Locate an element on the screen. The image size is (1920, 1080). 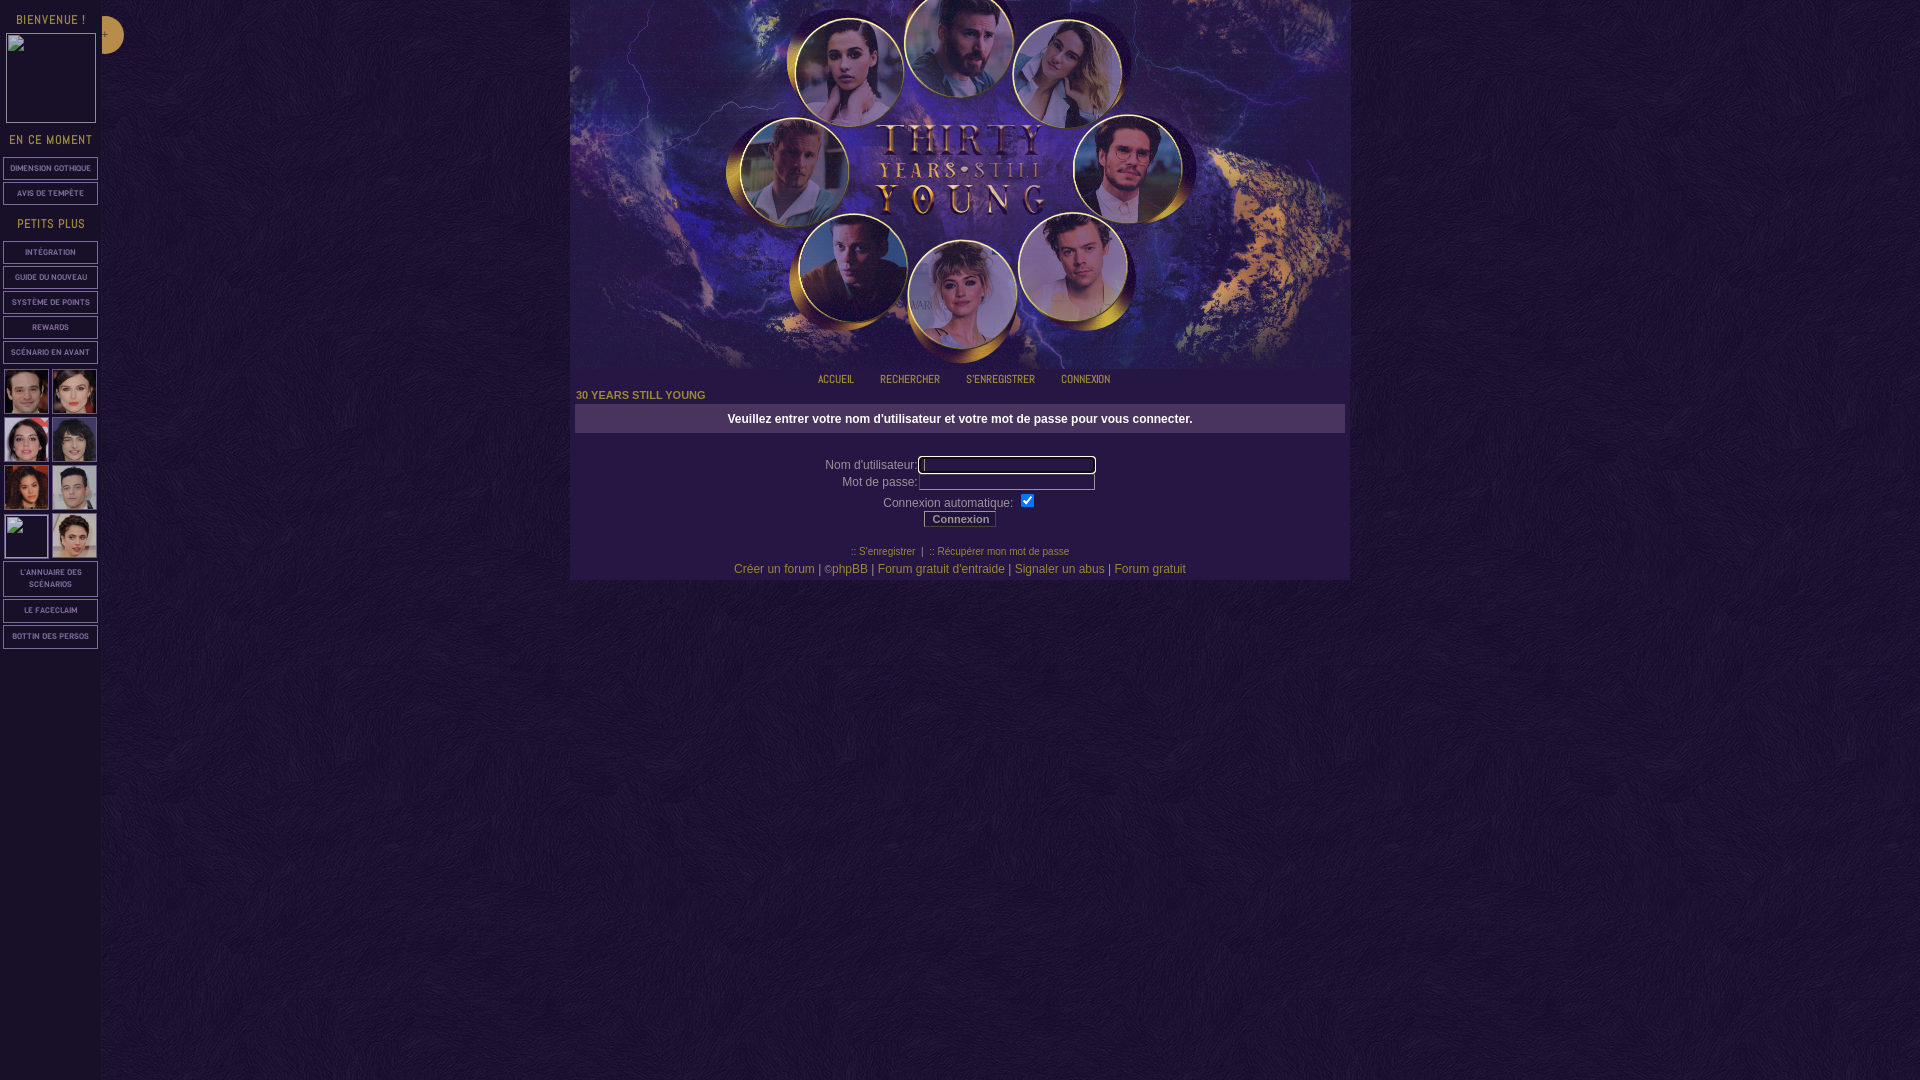
'ACCUEIL' is located at coordinates (801, 378).